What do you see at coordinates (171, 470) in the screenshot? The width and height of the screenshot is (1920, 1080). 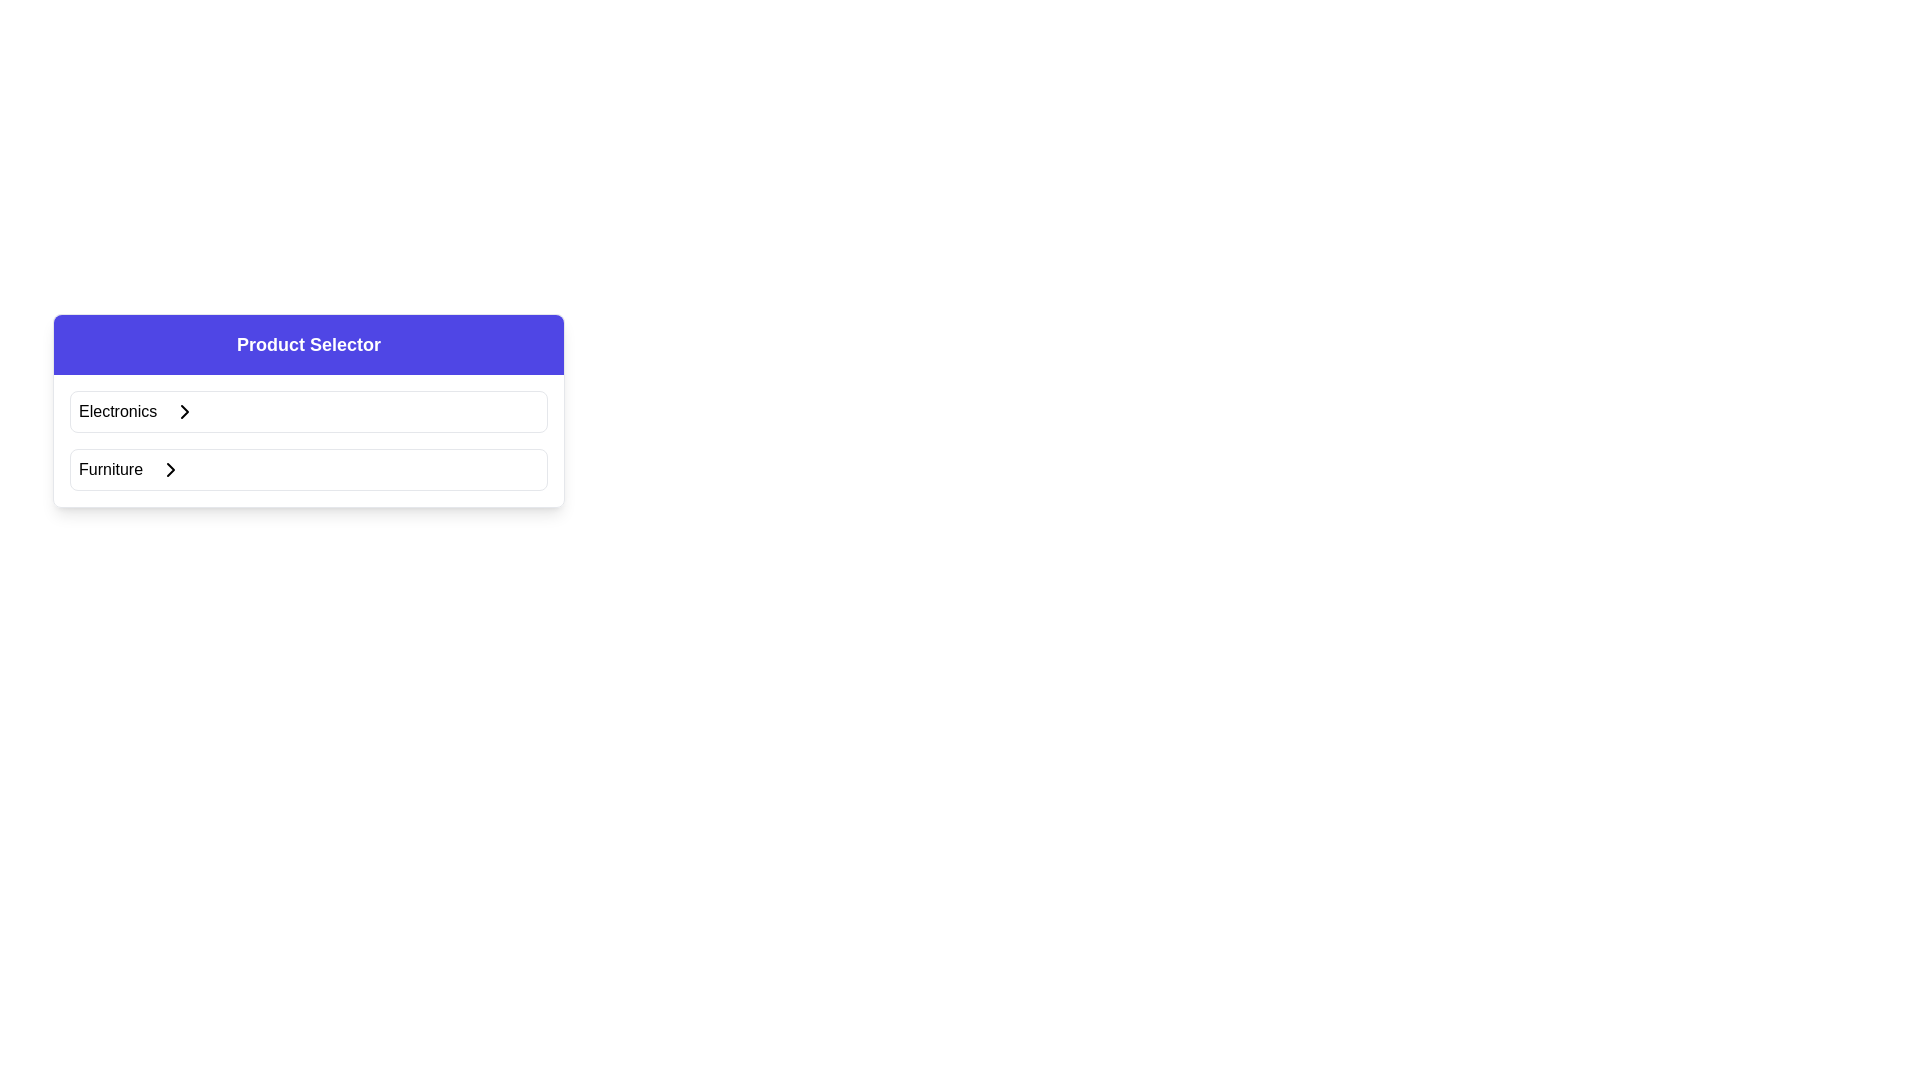 I see `the right-facing chevron icon with a dark stroke and rounded edges located under the 'Product Selector' section after the 'Furniture' text` at bounding box center [171, 470].